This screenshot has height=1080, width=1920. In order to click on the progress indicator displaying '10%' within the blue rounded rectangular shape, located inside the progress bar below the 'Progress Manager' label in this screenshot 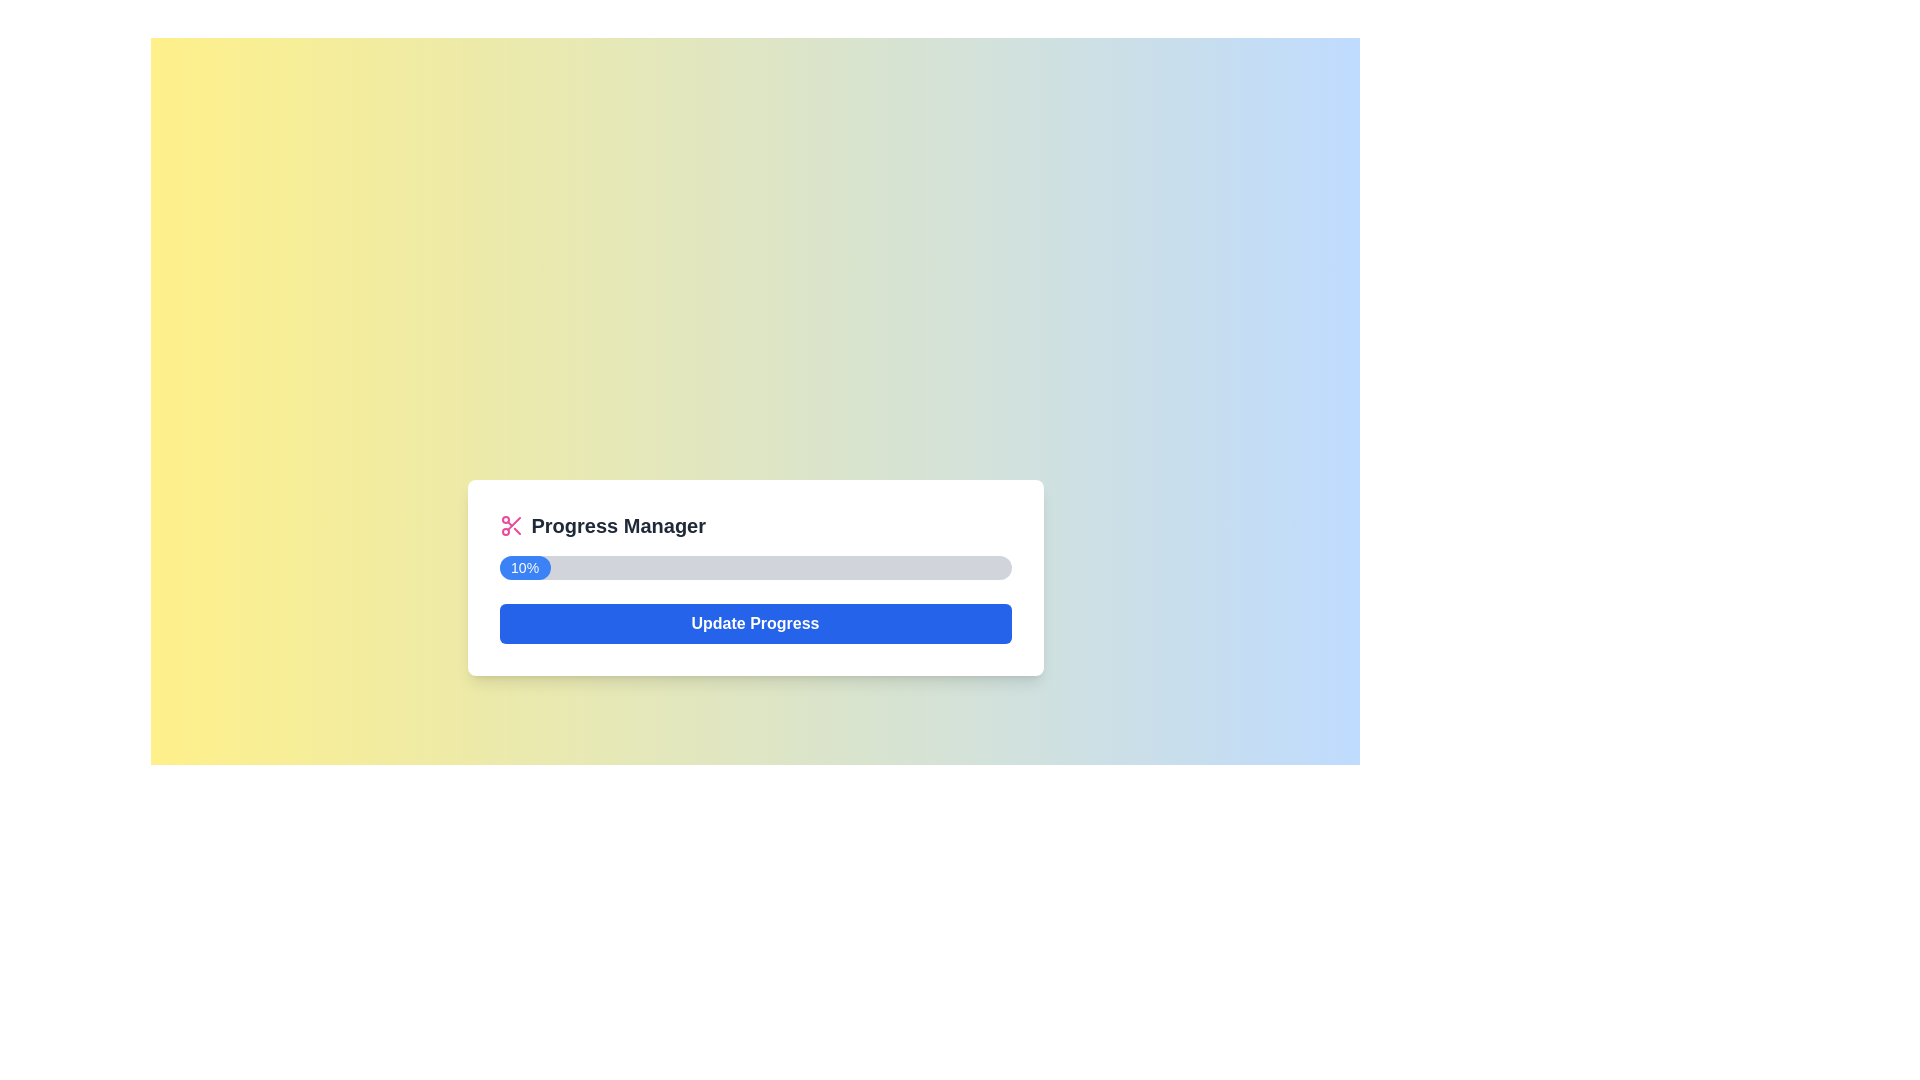, I will do `click(525, 567)`.